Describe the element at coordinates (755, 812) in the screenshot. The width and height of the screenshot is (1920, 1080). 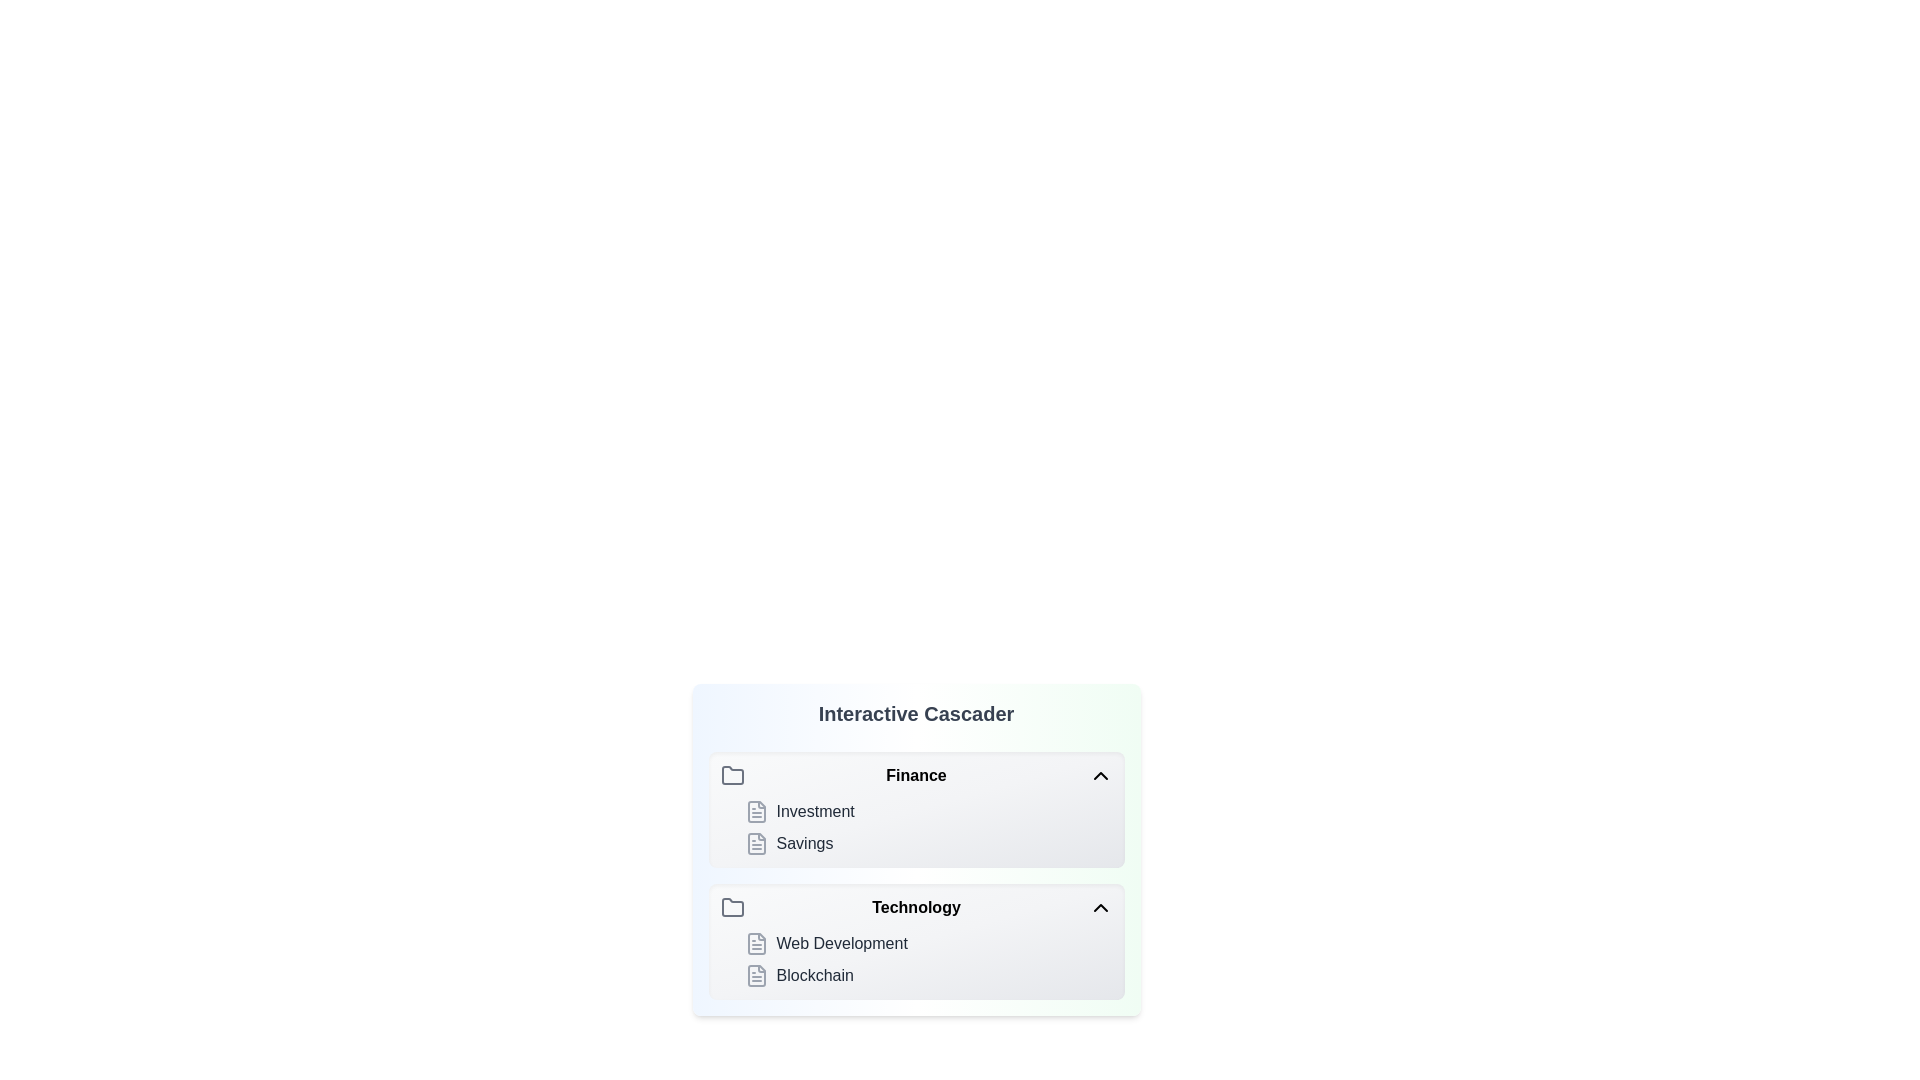
I see `the light gray document icon located to the left of the 'Investment' label in the Finance section of the Interactive Cascader interface` at that location.